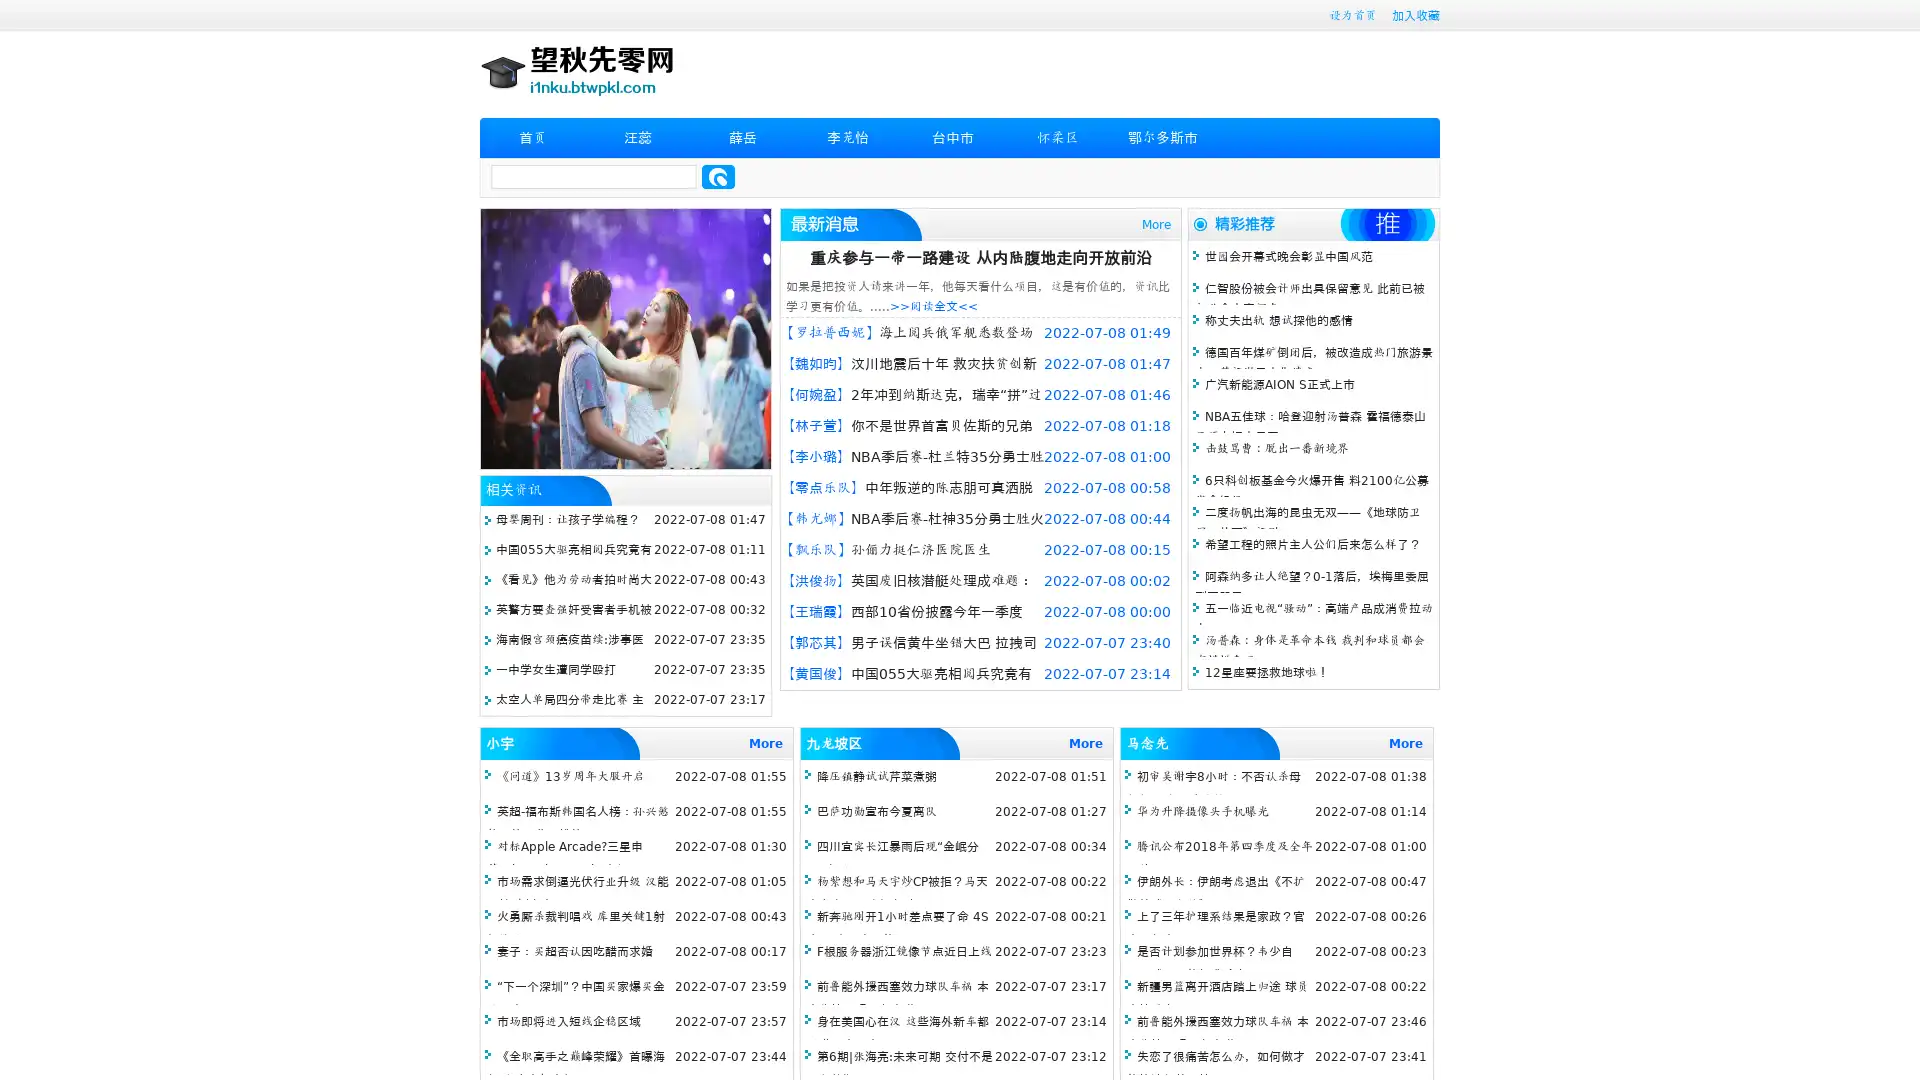  Describe the element at coordinates (718, 176) in the screenshot. I see `Search` at that location.